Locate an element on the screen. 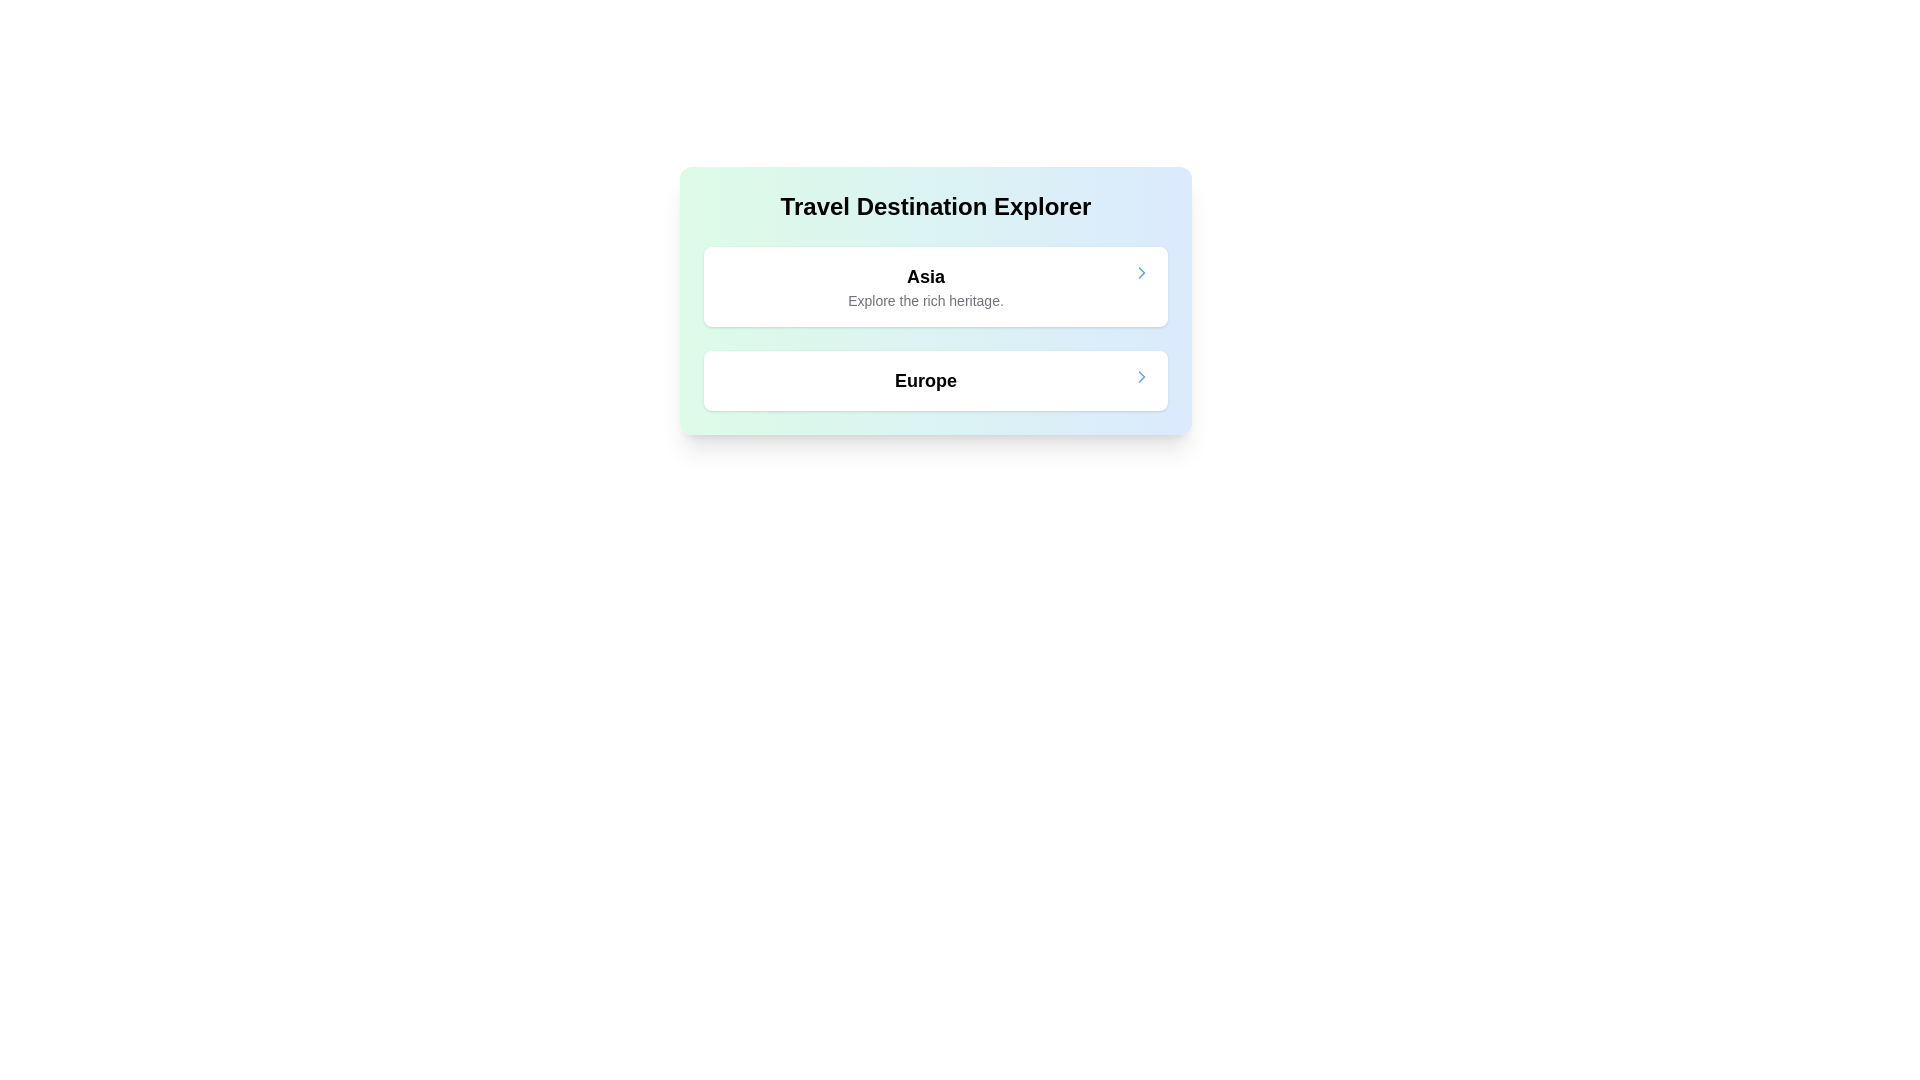 The image size is (1920, 1080). the surrounding block associated with the forward navigation icon located at the right-end side of the 'Asia' block is located at coordinates (1142, 273).